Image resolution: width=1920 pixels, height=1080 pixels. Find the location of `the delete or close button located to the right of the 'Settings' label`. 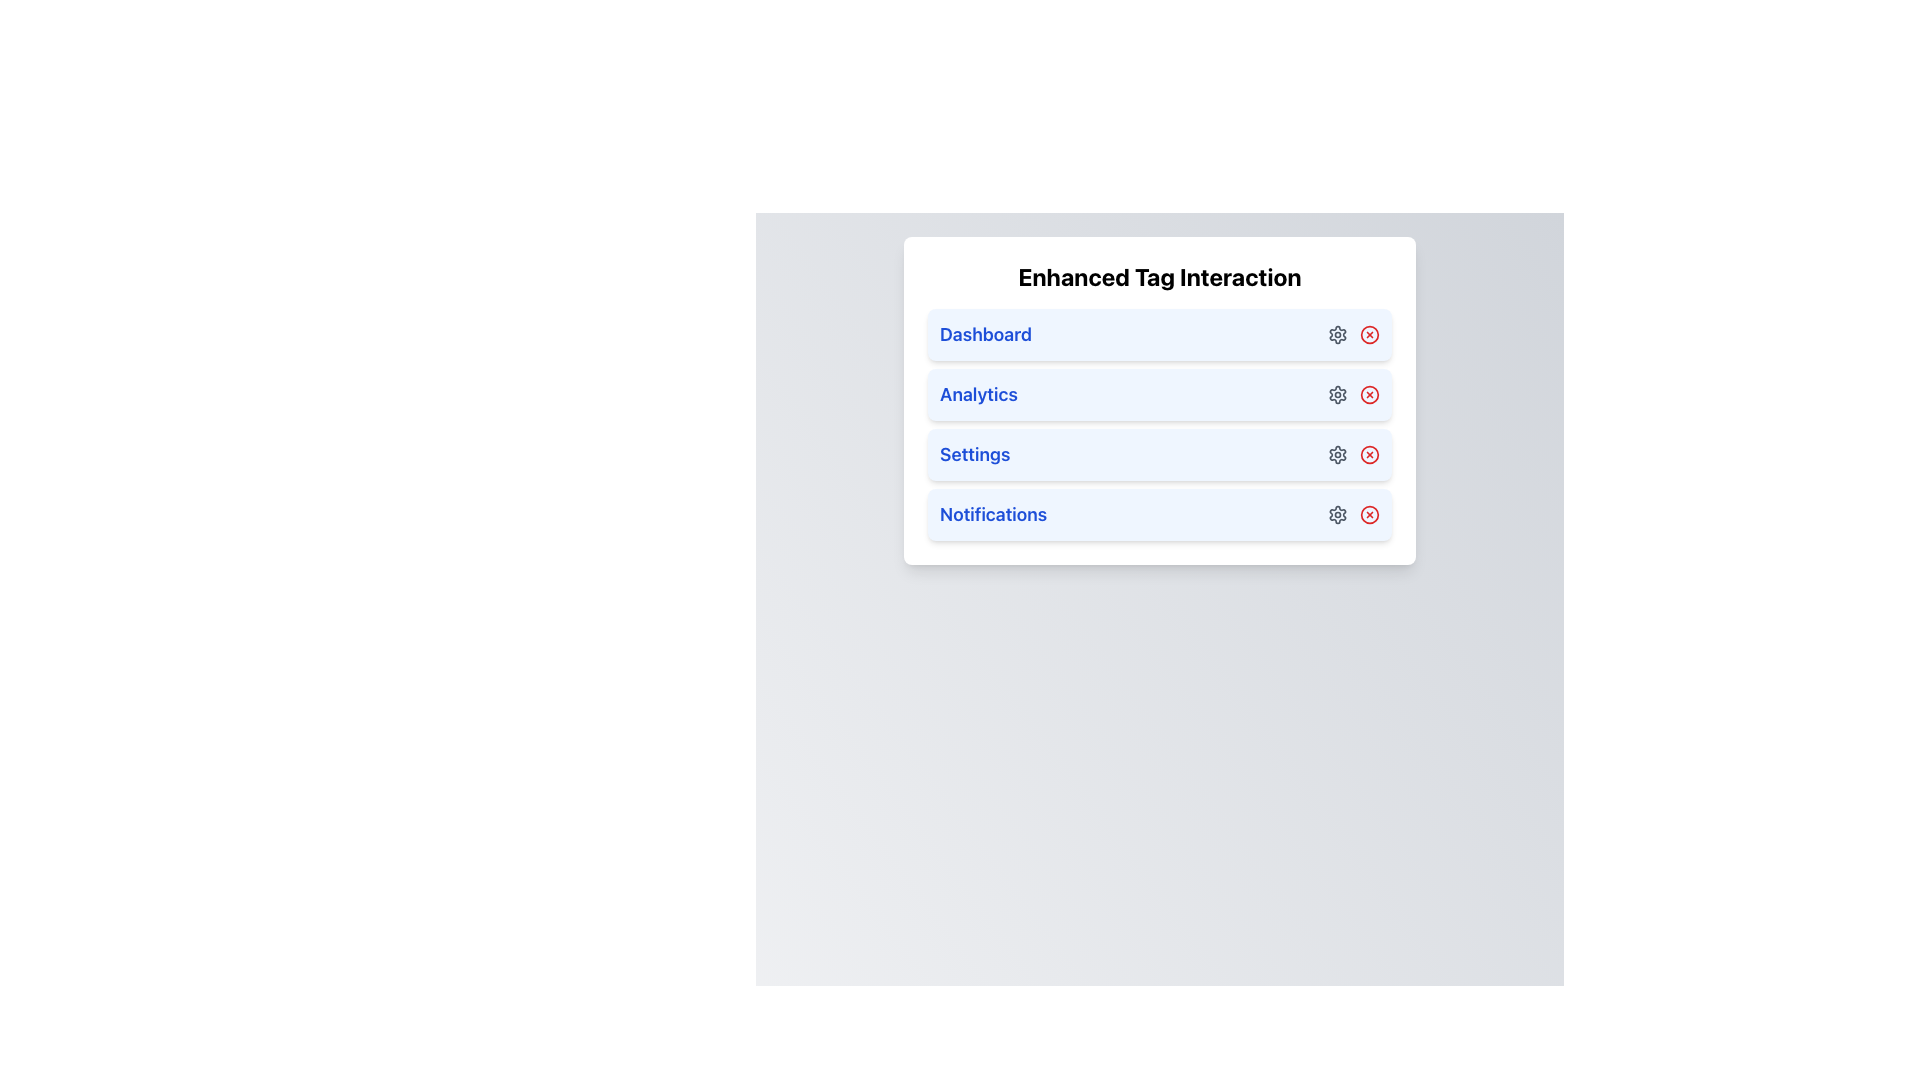

the delete or close button located to the right of the 'Settings' label is located at coordinates (1368, 455).